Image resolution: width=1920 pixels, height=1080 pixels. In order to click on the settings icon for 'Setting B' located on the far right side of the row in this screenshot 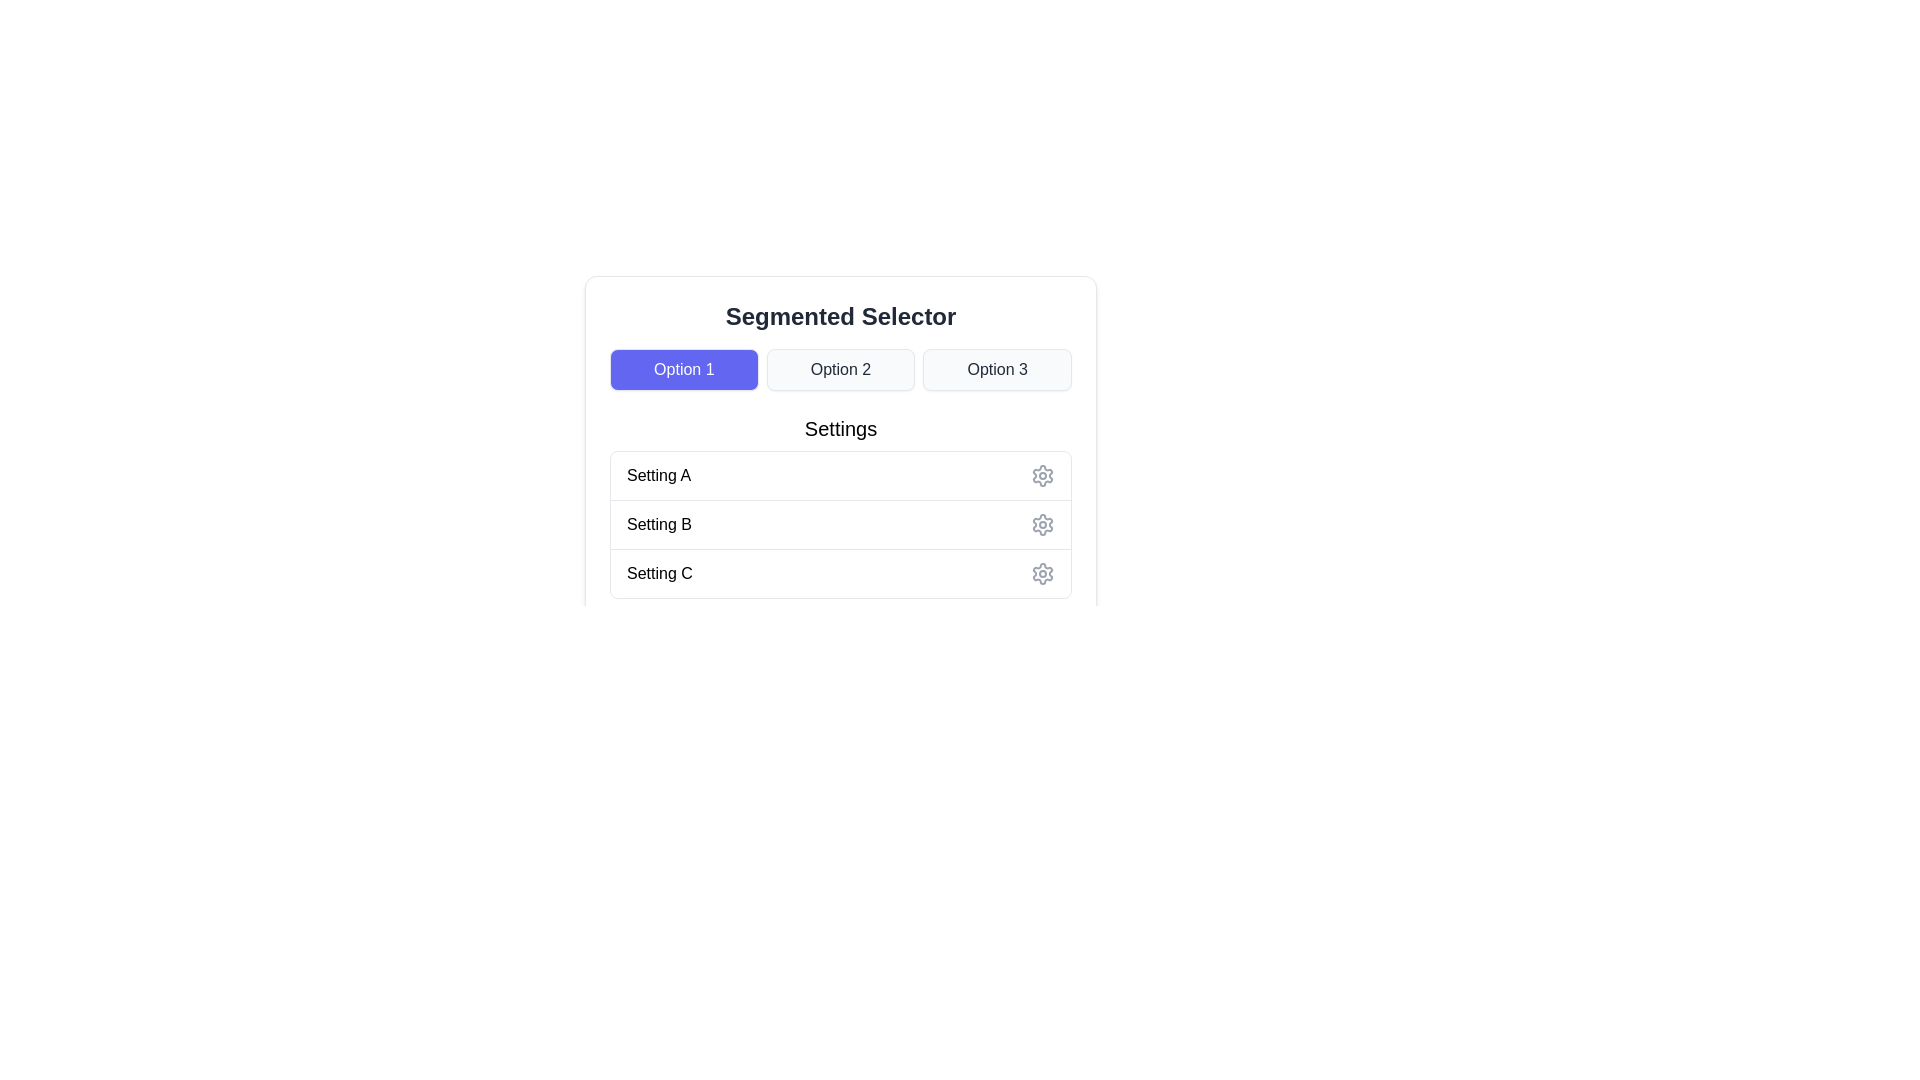, I will do `click(1041, 523)`.